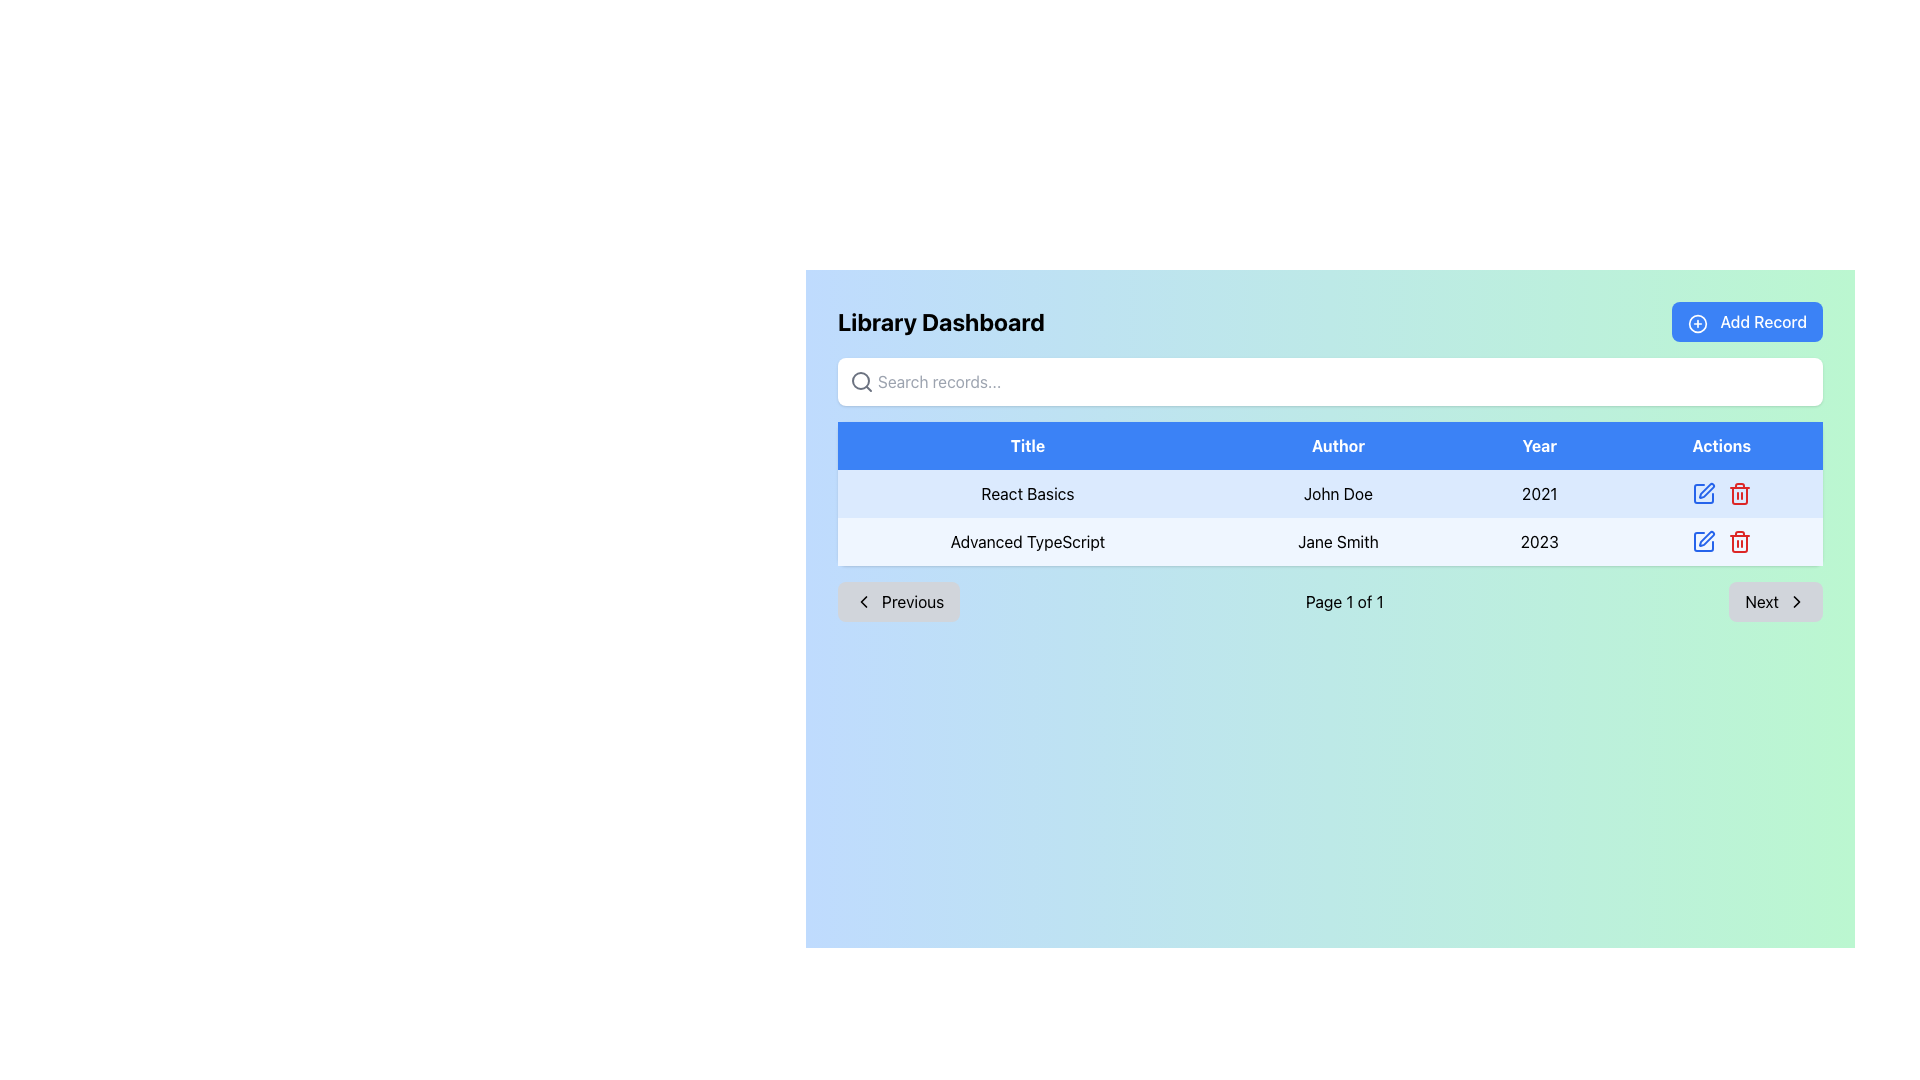  What do you see at coordinates (1538, 542) in the screenshot?
I see `the static text displaying the year for the item 'Advanced TypeScript', located in the 'Year' column of the table row after 'Jane Smith'` at bounding box center [1538, 542].